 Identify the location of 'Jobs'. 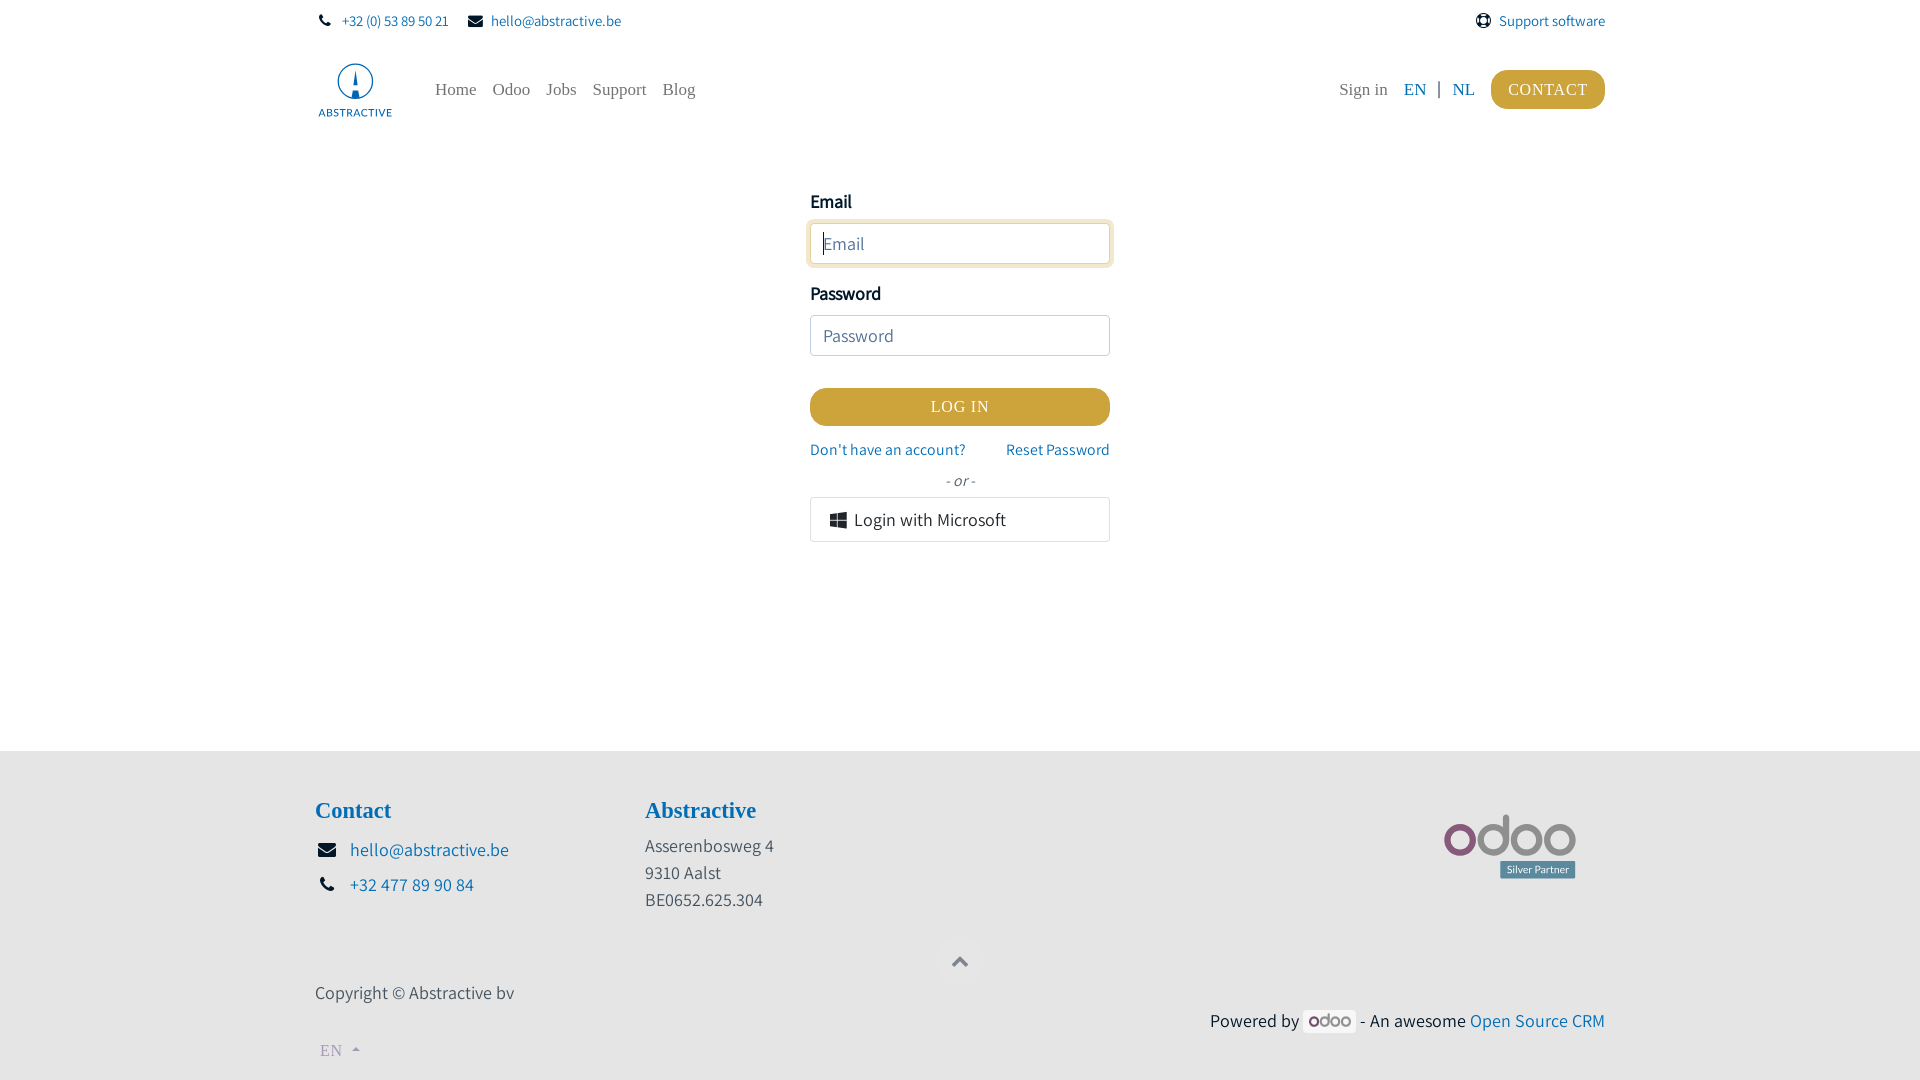
(560, 88).